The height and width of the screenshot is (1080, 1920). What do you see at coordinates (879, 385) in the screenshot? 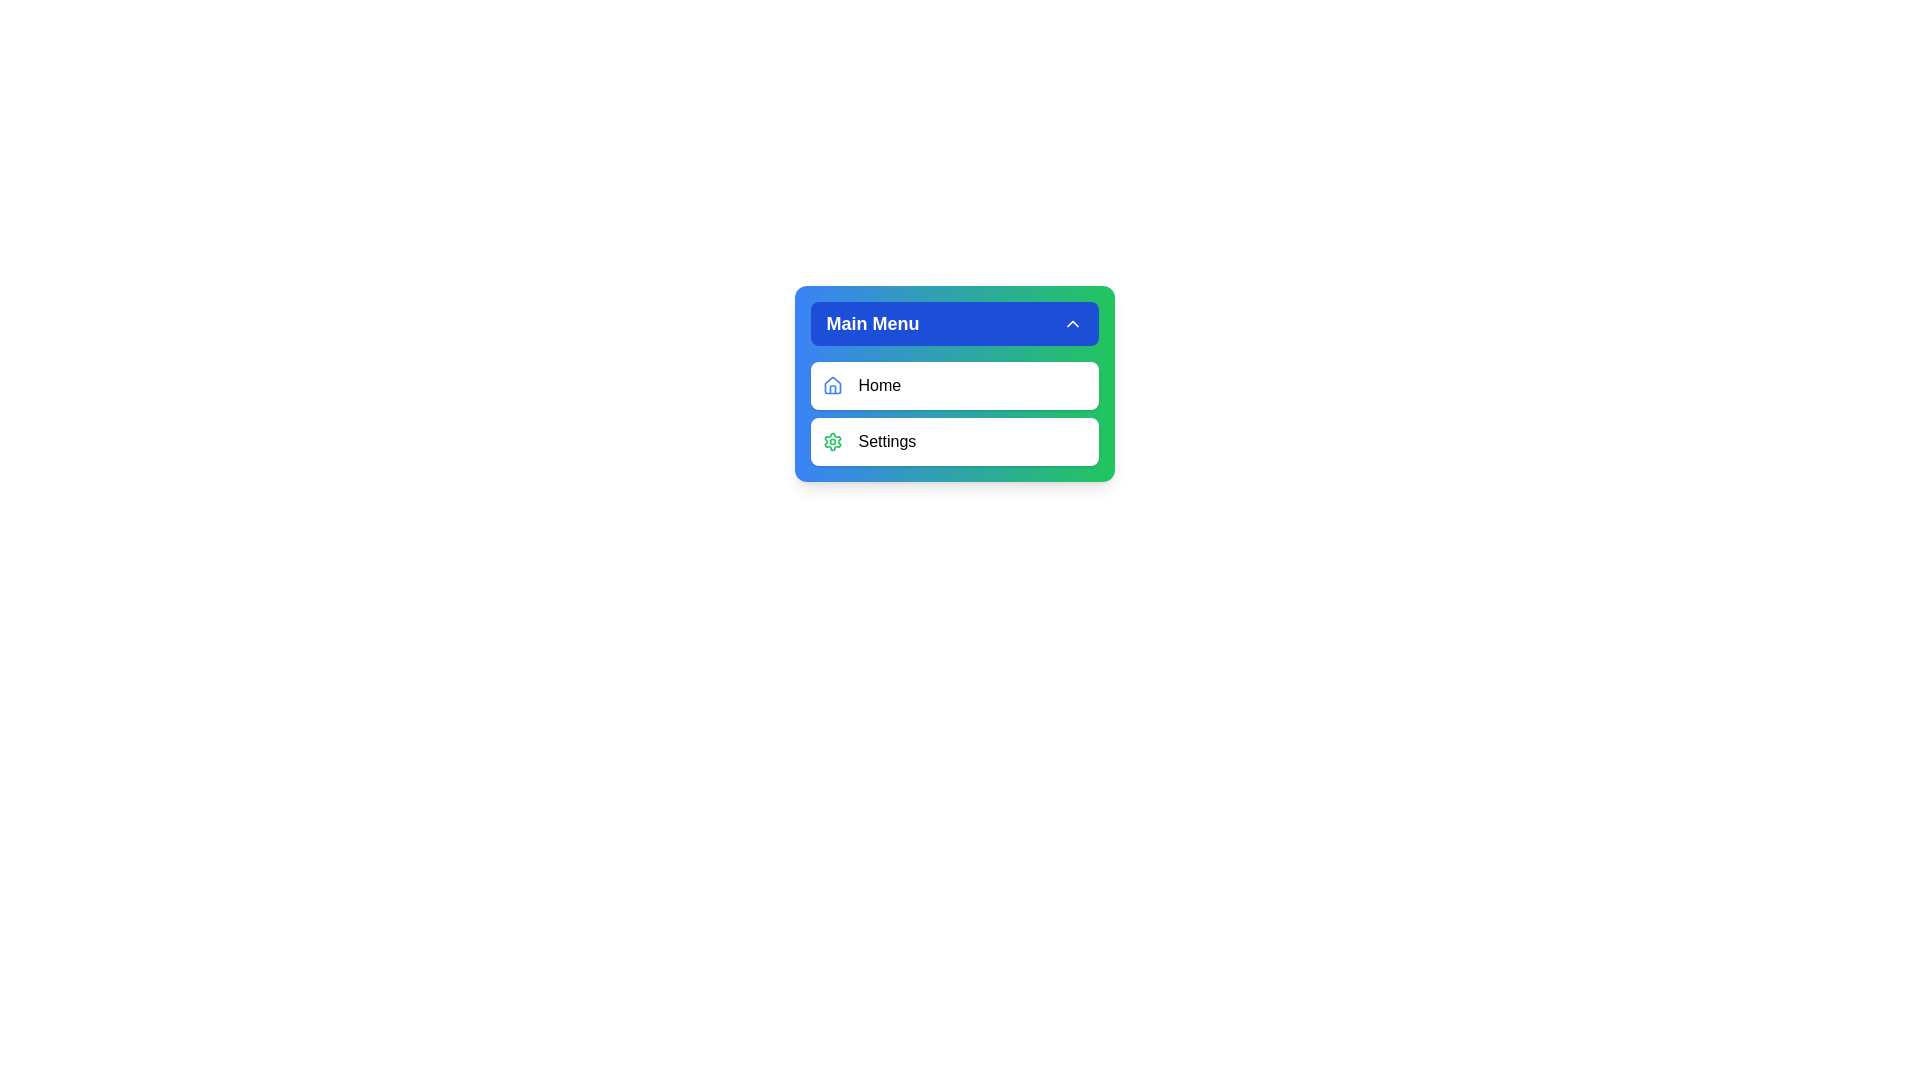
I see `the static text label that describes the 'Home' option in the menu, located immediately to the right of the house-shaped icon under the 'Main Menu' header` at bounding box center [879, 385].